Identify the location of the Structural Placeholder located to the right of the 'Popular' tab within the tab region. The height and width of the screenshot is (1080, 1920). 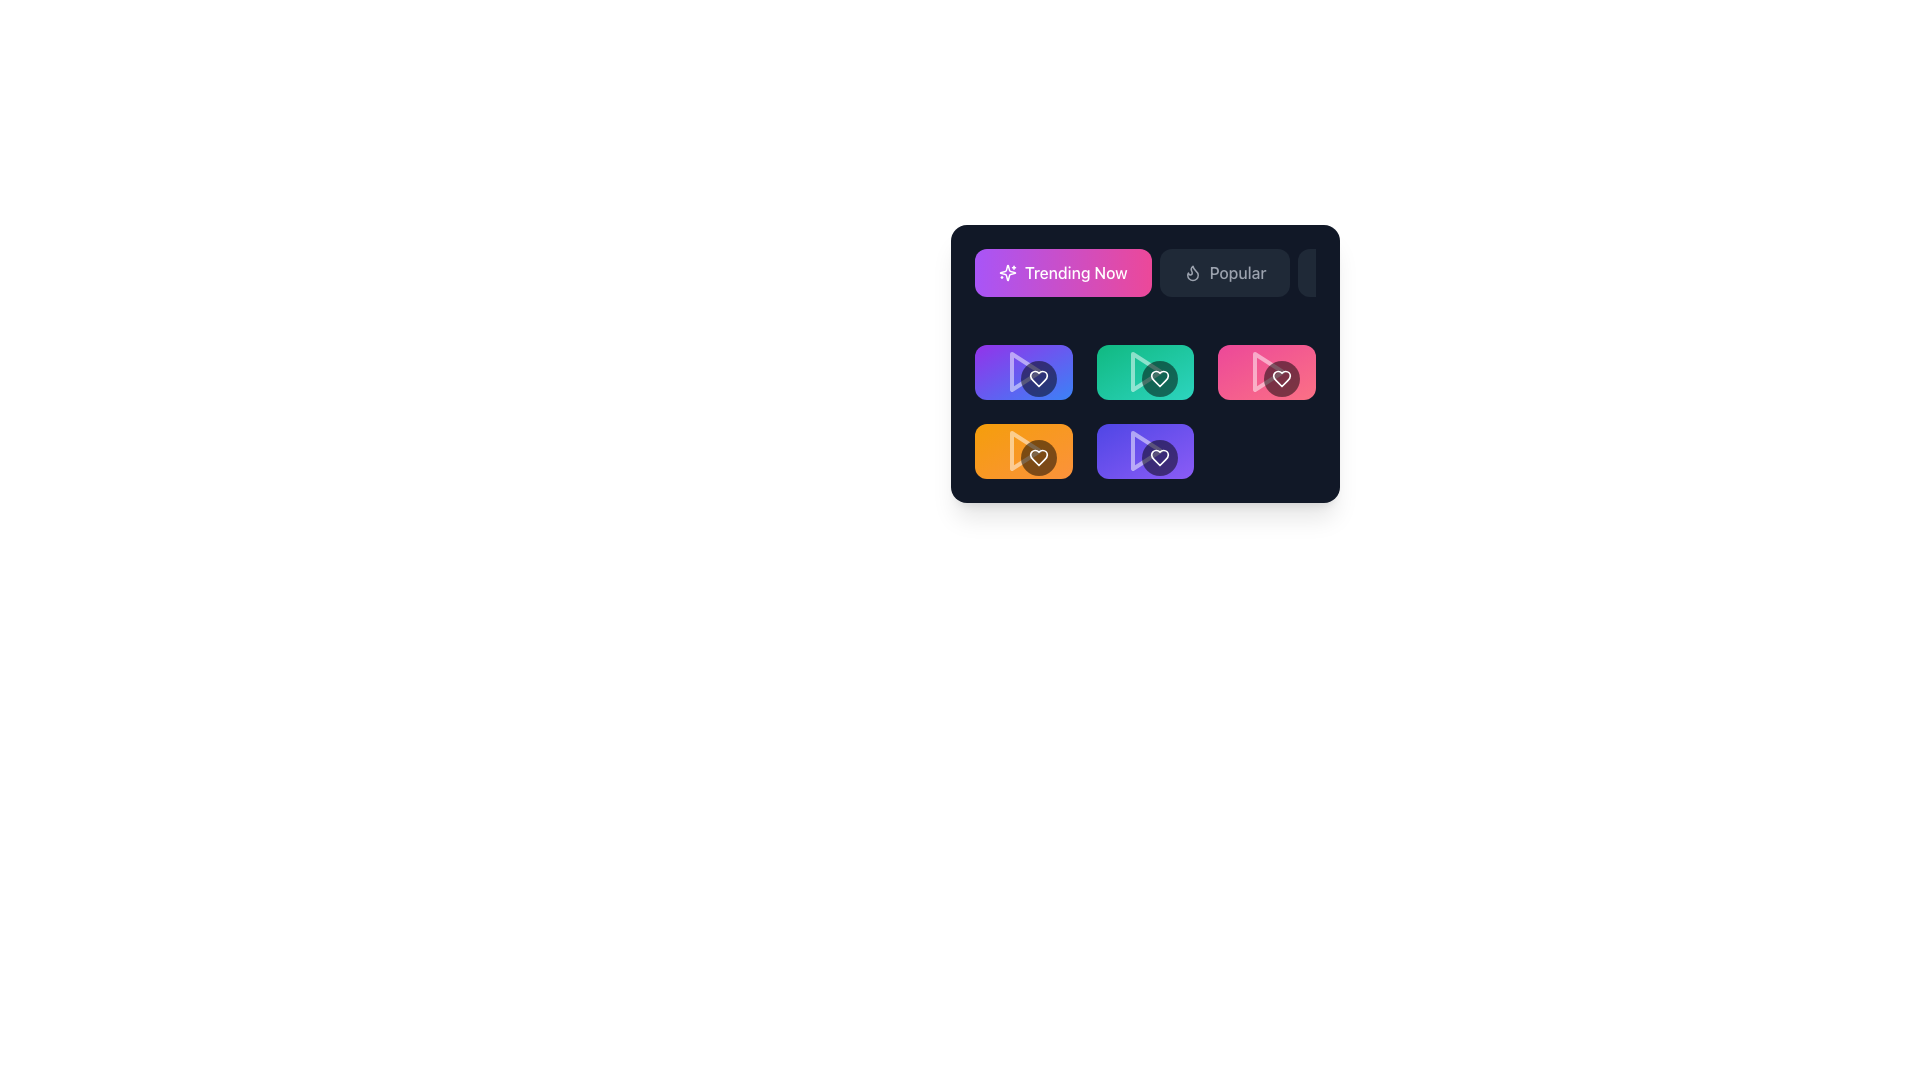
(1266, 311).